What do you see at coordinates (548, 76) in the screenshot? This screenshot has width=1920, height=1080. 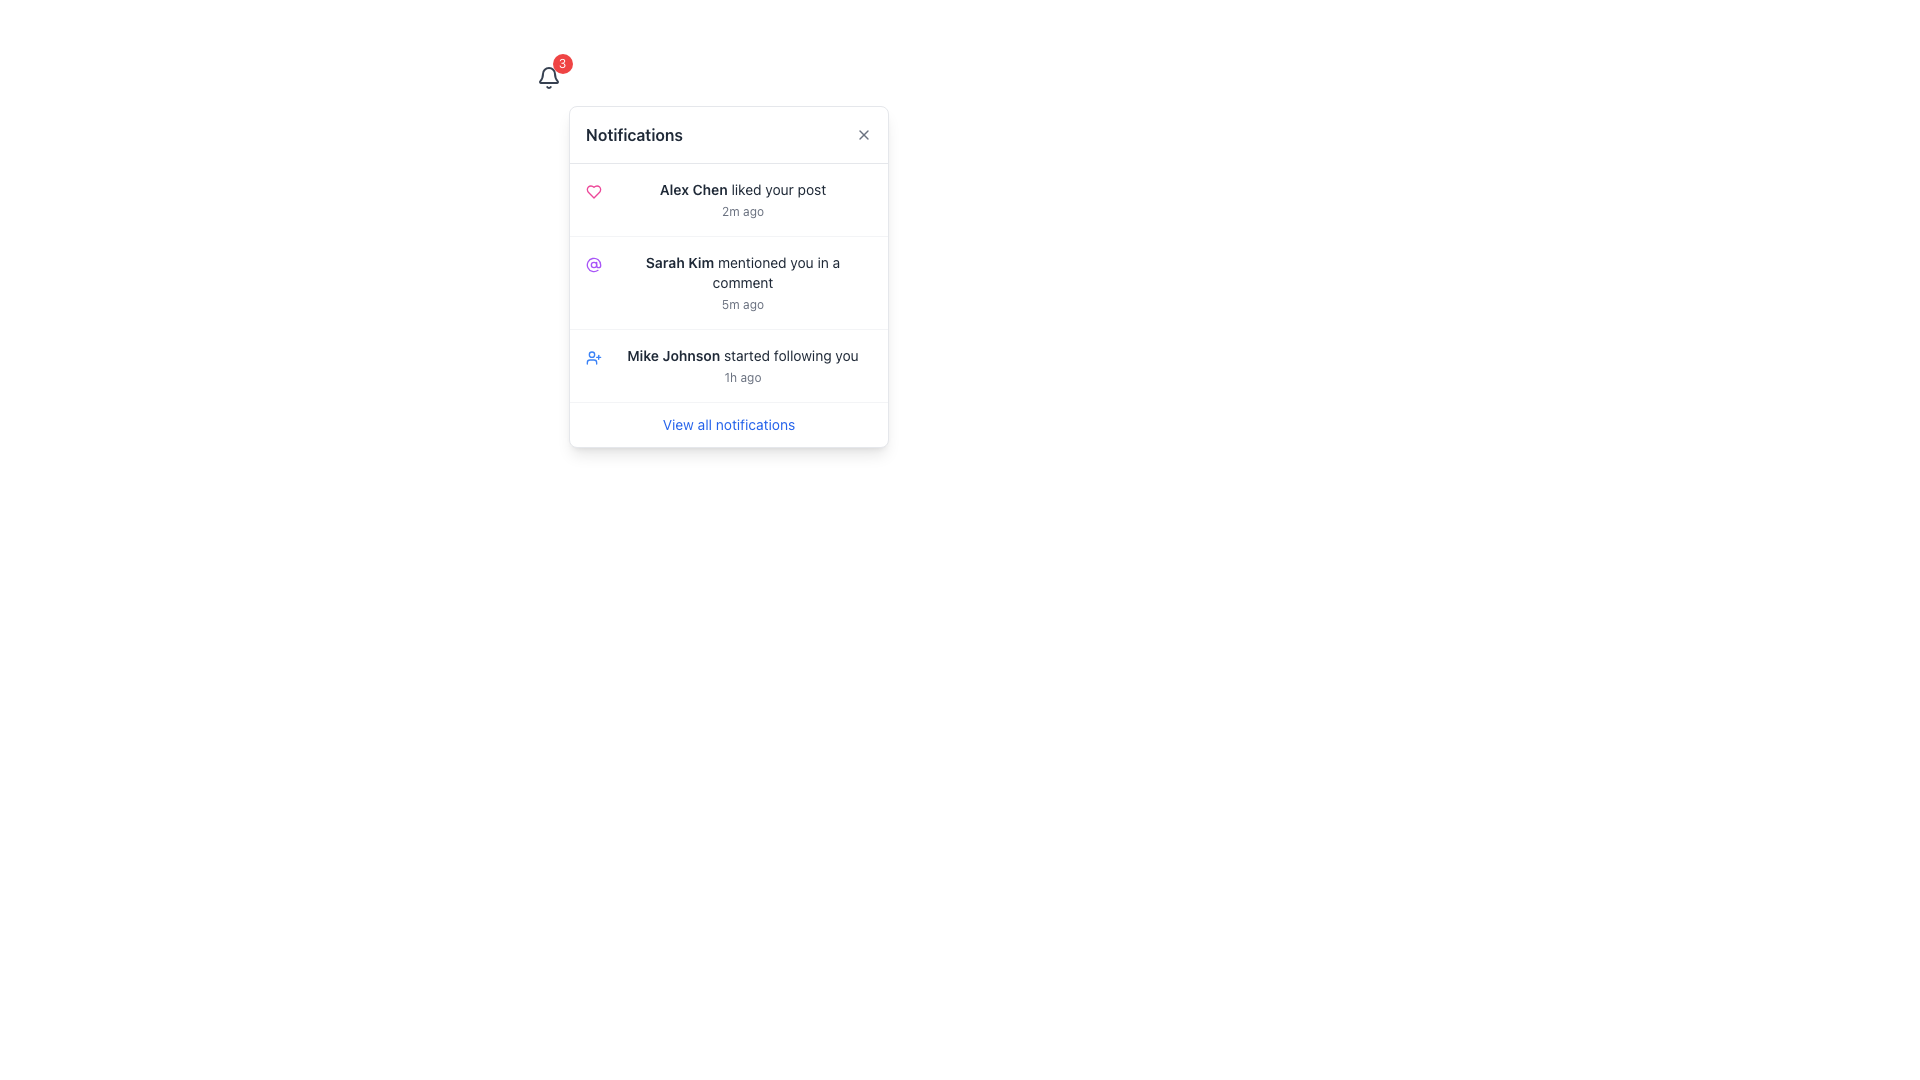 I see `the bell icon located in the top-right notifications section` at bounding box center [548, 76].